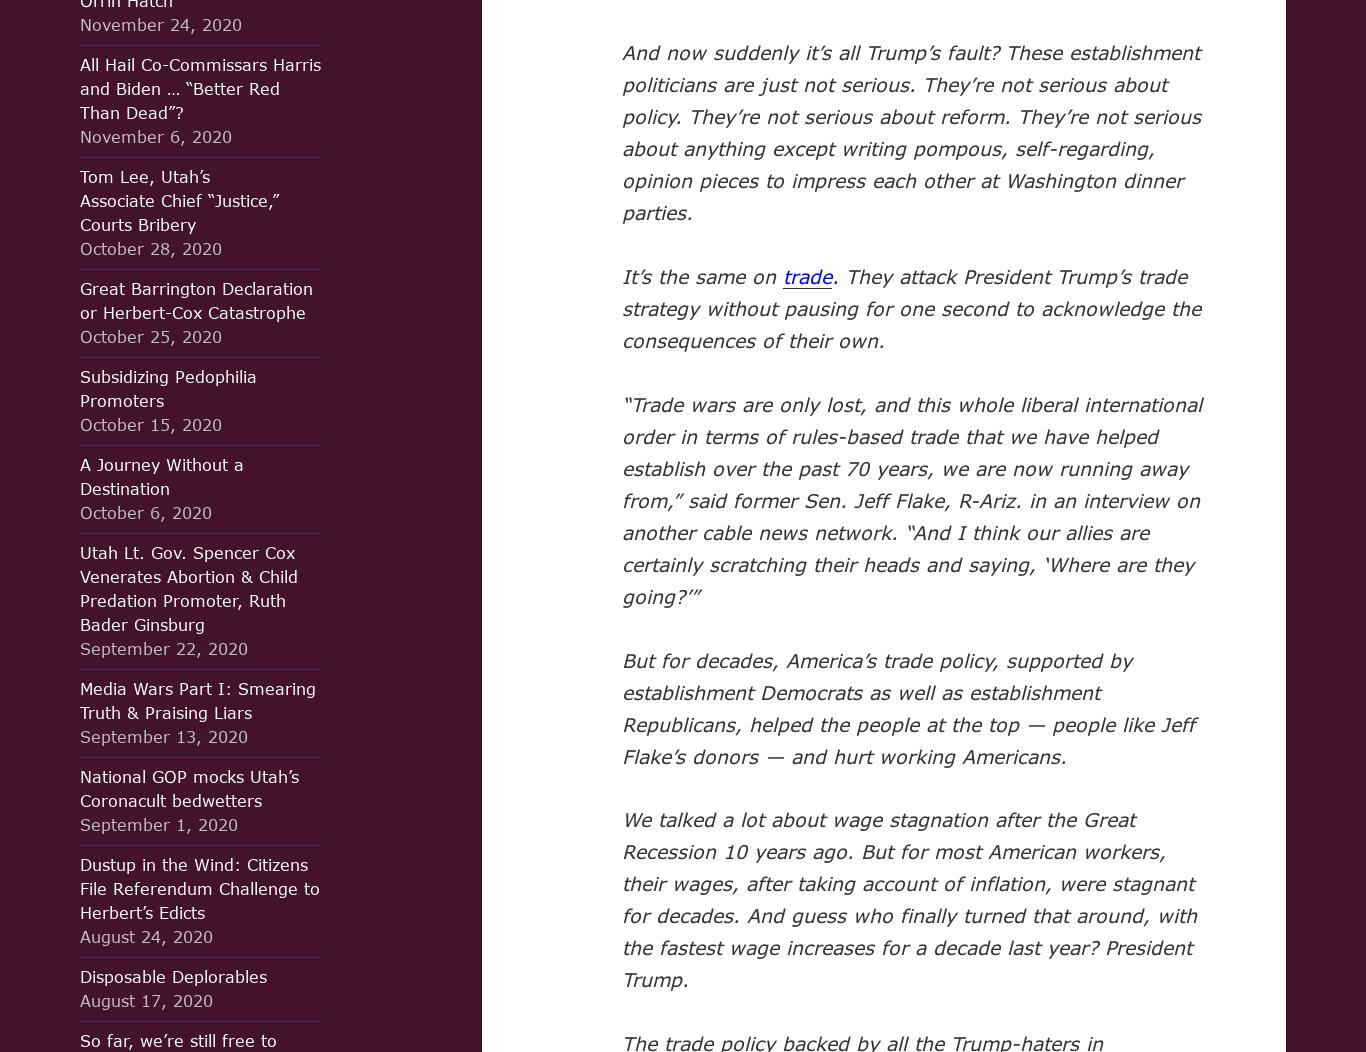  Describe the element at coordinates (195, 300) in the screenshot. I see `'Great Barrington Declaration or Herbert-Cox Catastrophe'` at that location.